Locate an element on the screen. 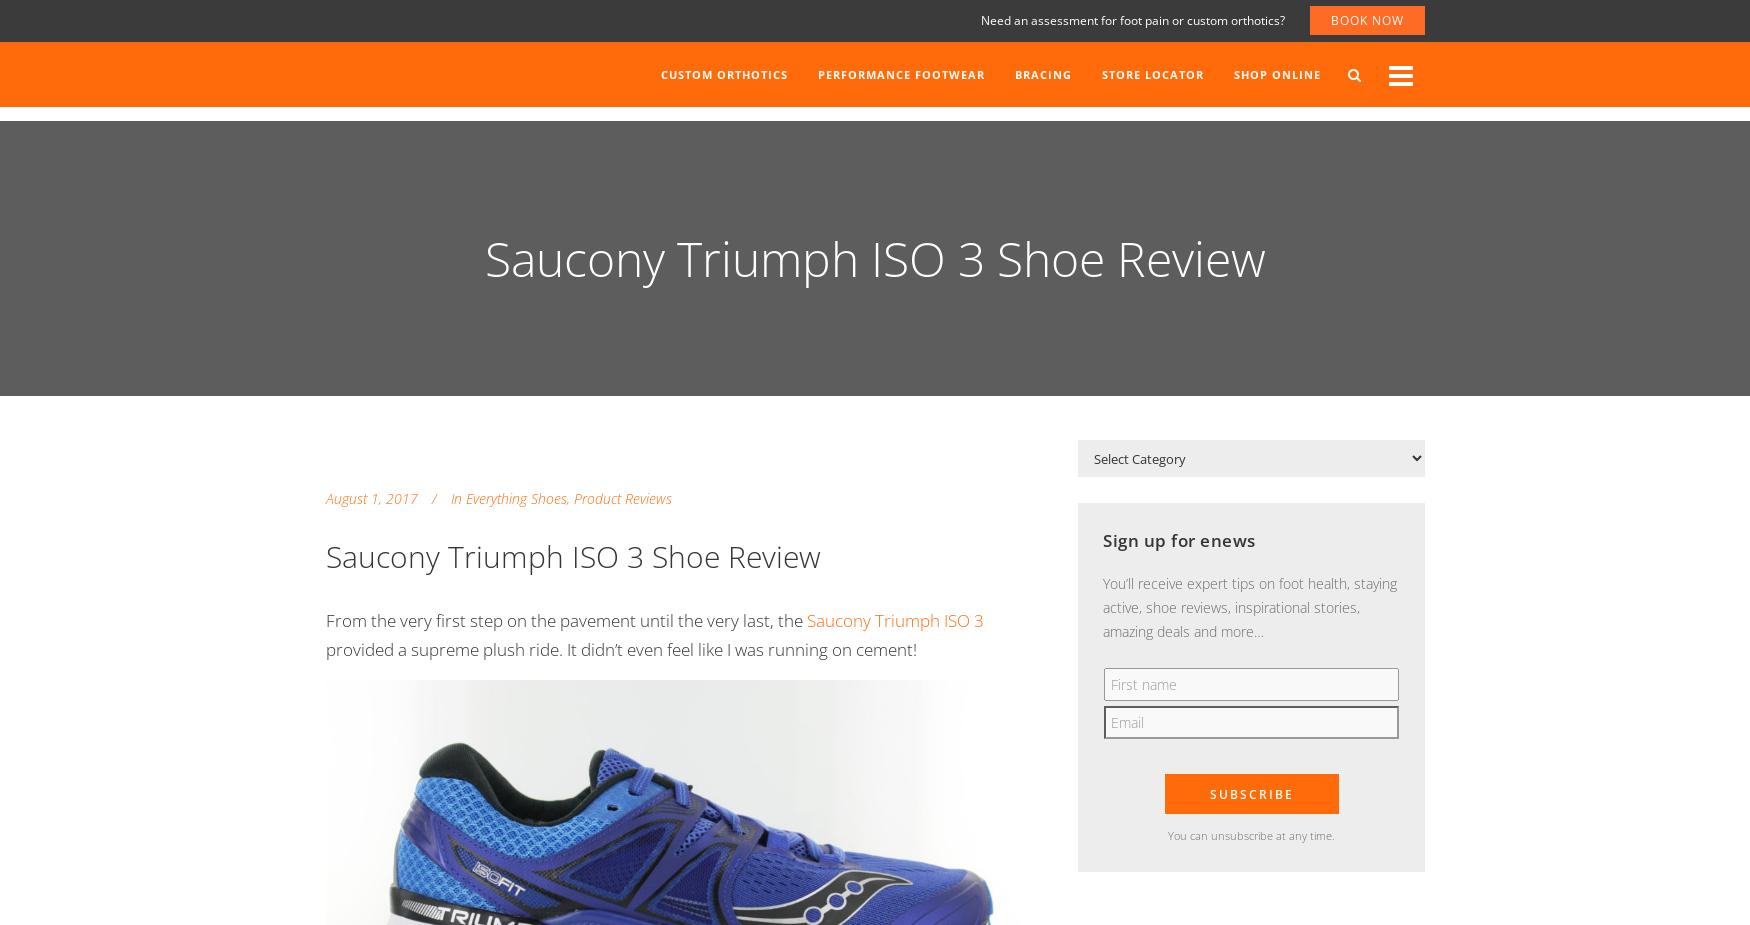 The image size is (1750, 925). 'You’ll receive expert tips on foot health, staying active, shoe reviews, inspirational stories, amazing deals and more…' is located at coordinates (1250, 606).